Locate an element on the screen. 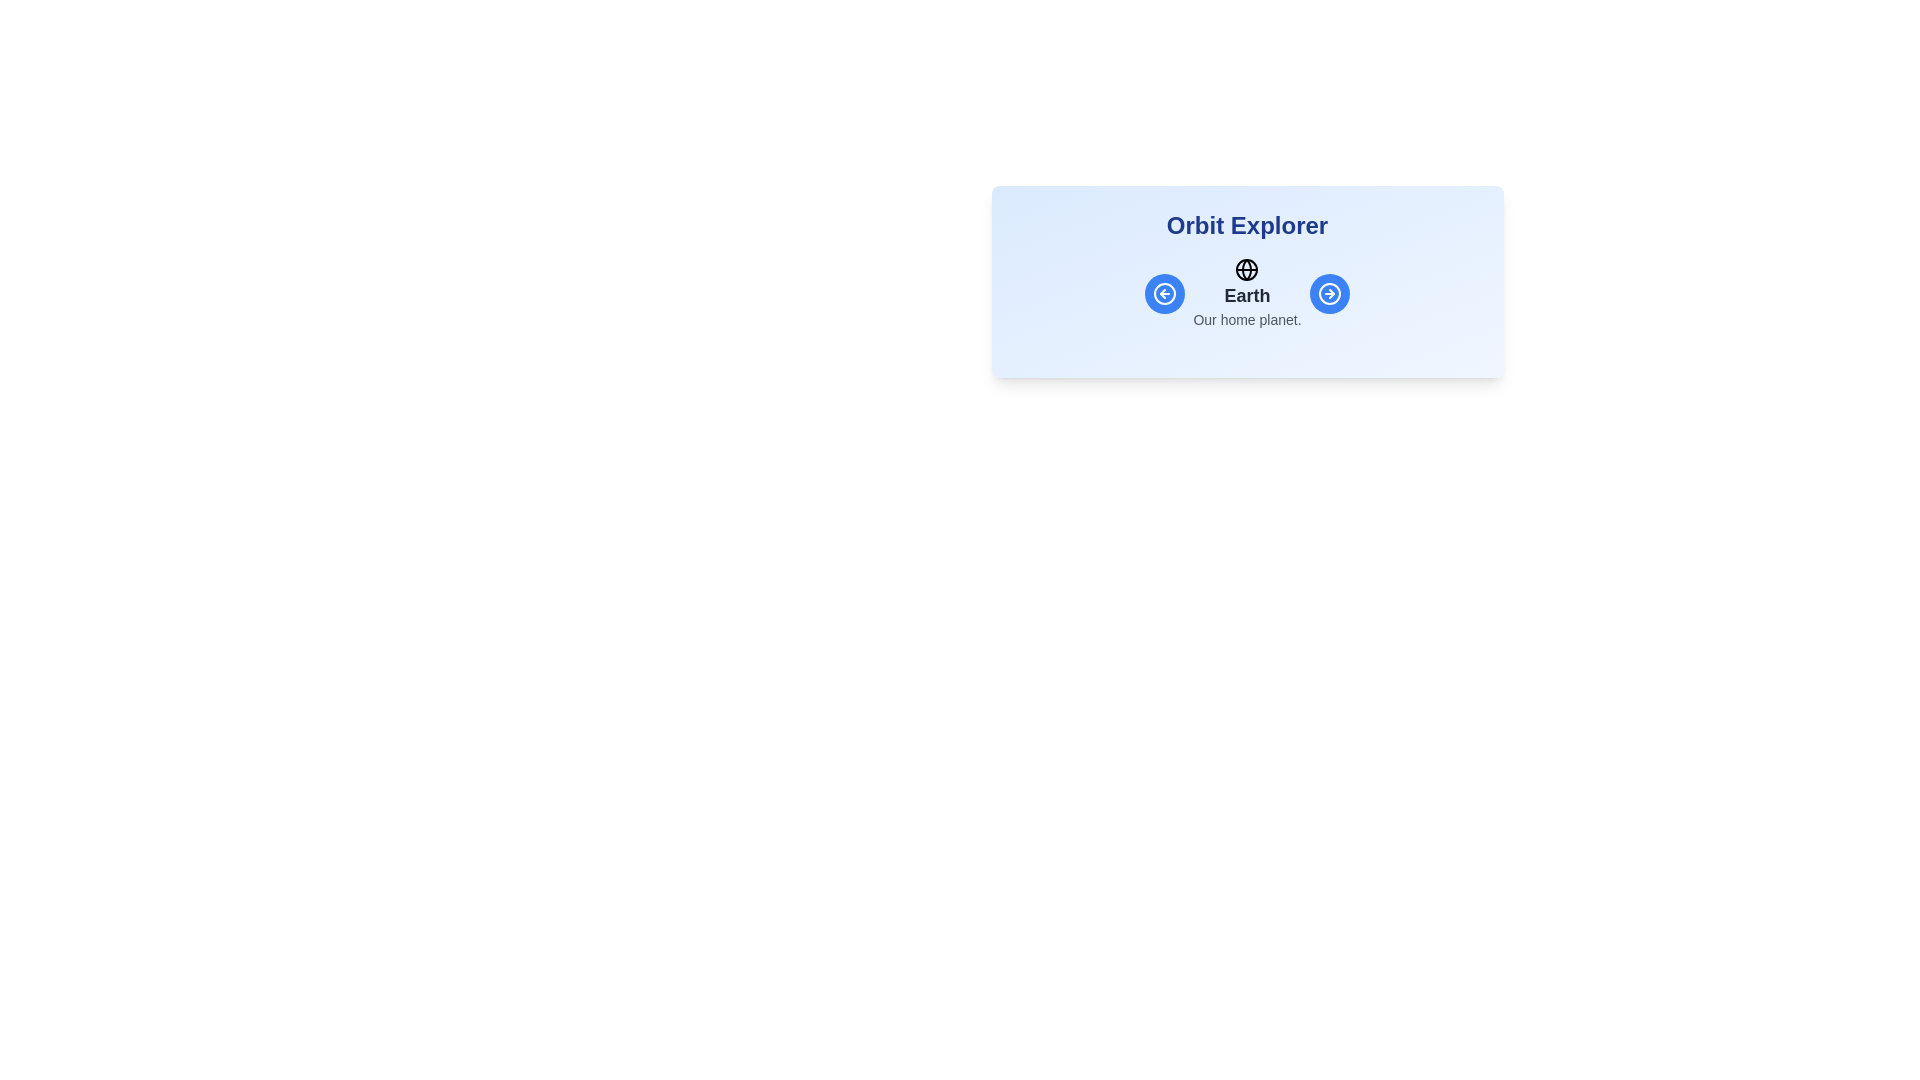 Image resolution: width=1920 pixels, height=1080 pixels. the circular blue icon depicting a right-pointing arrow is located at coordinates (1329, 293).